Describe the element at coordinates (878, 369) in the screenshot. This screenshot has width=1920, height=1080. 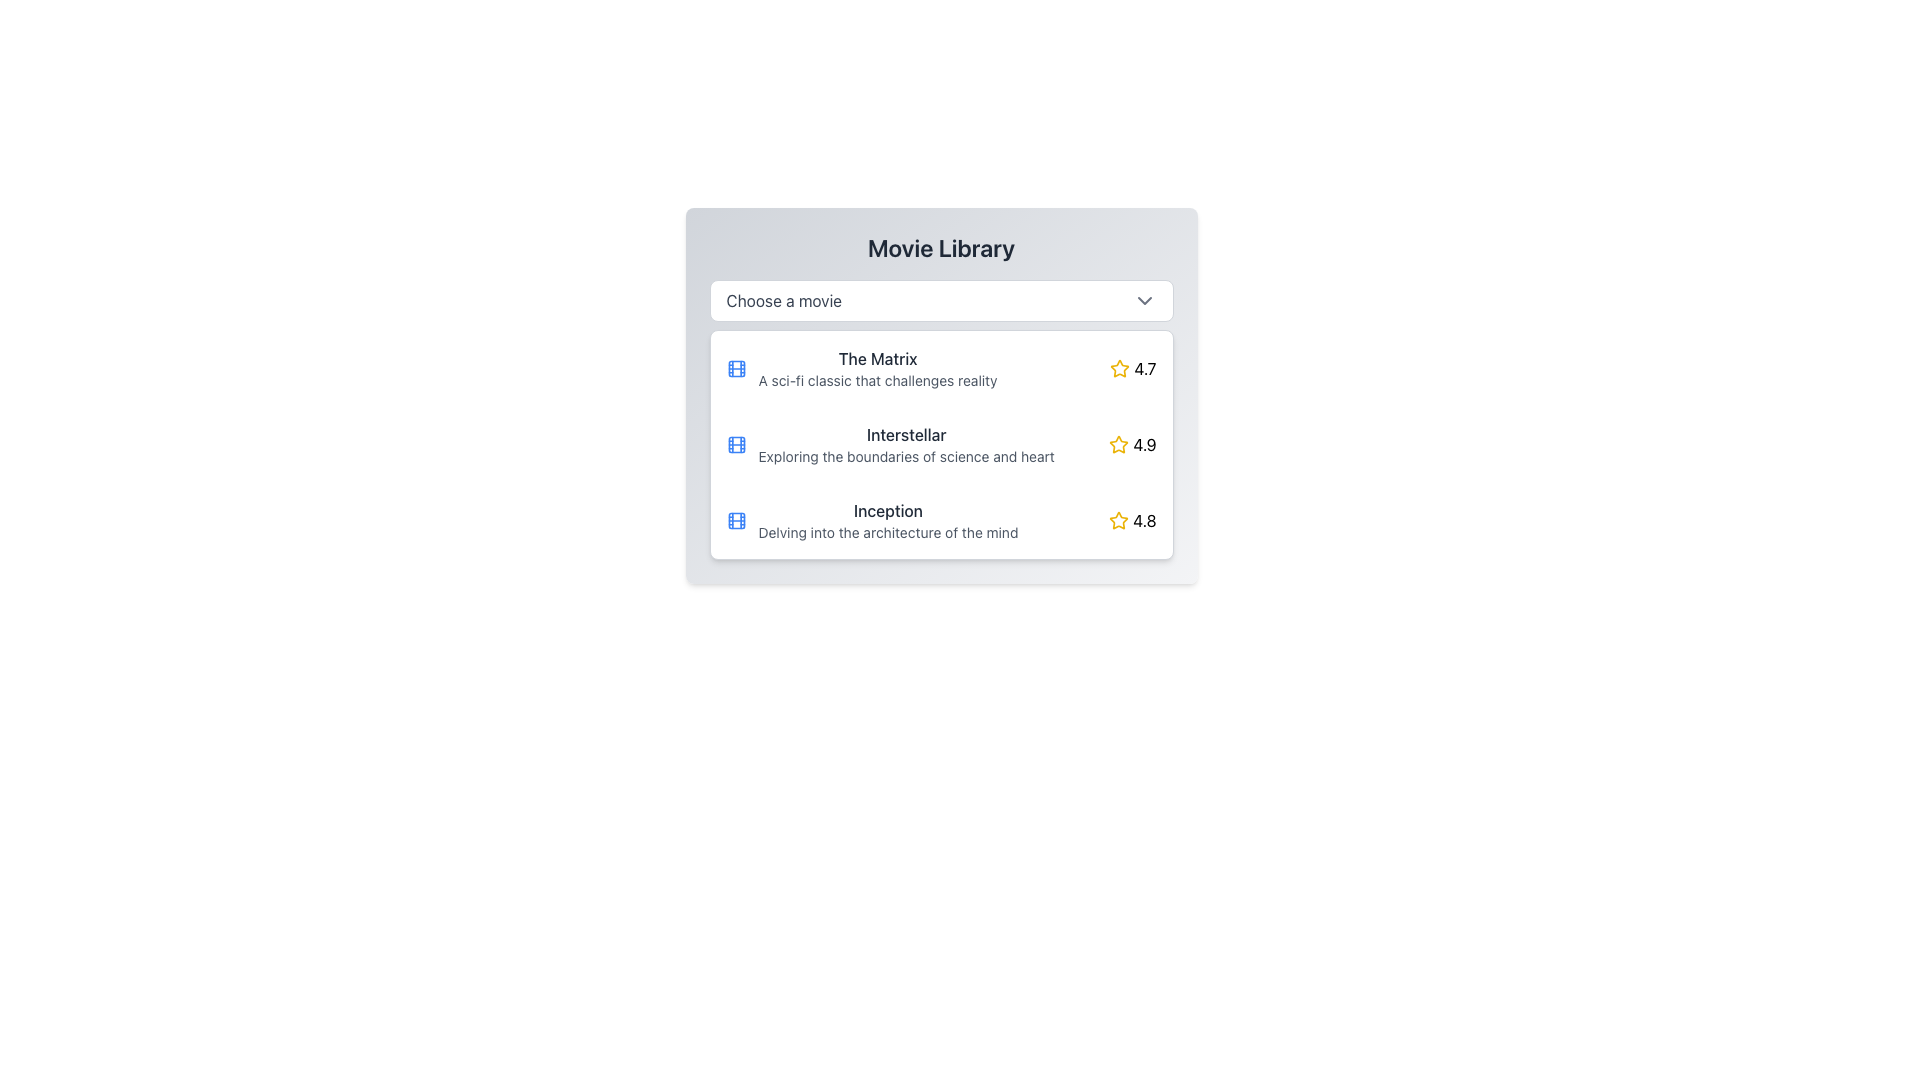
I see `the text block titled 'The Matrix' which contains a description 'A sci-fi classic that challenges reality' and is the first item in a list of similar elements` at that location.